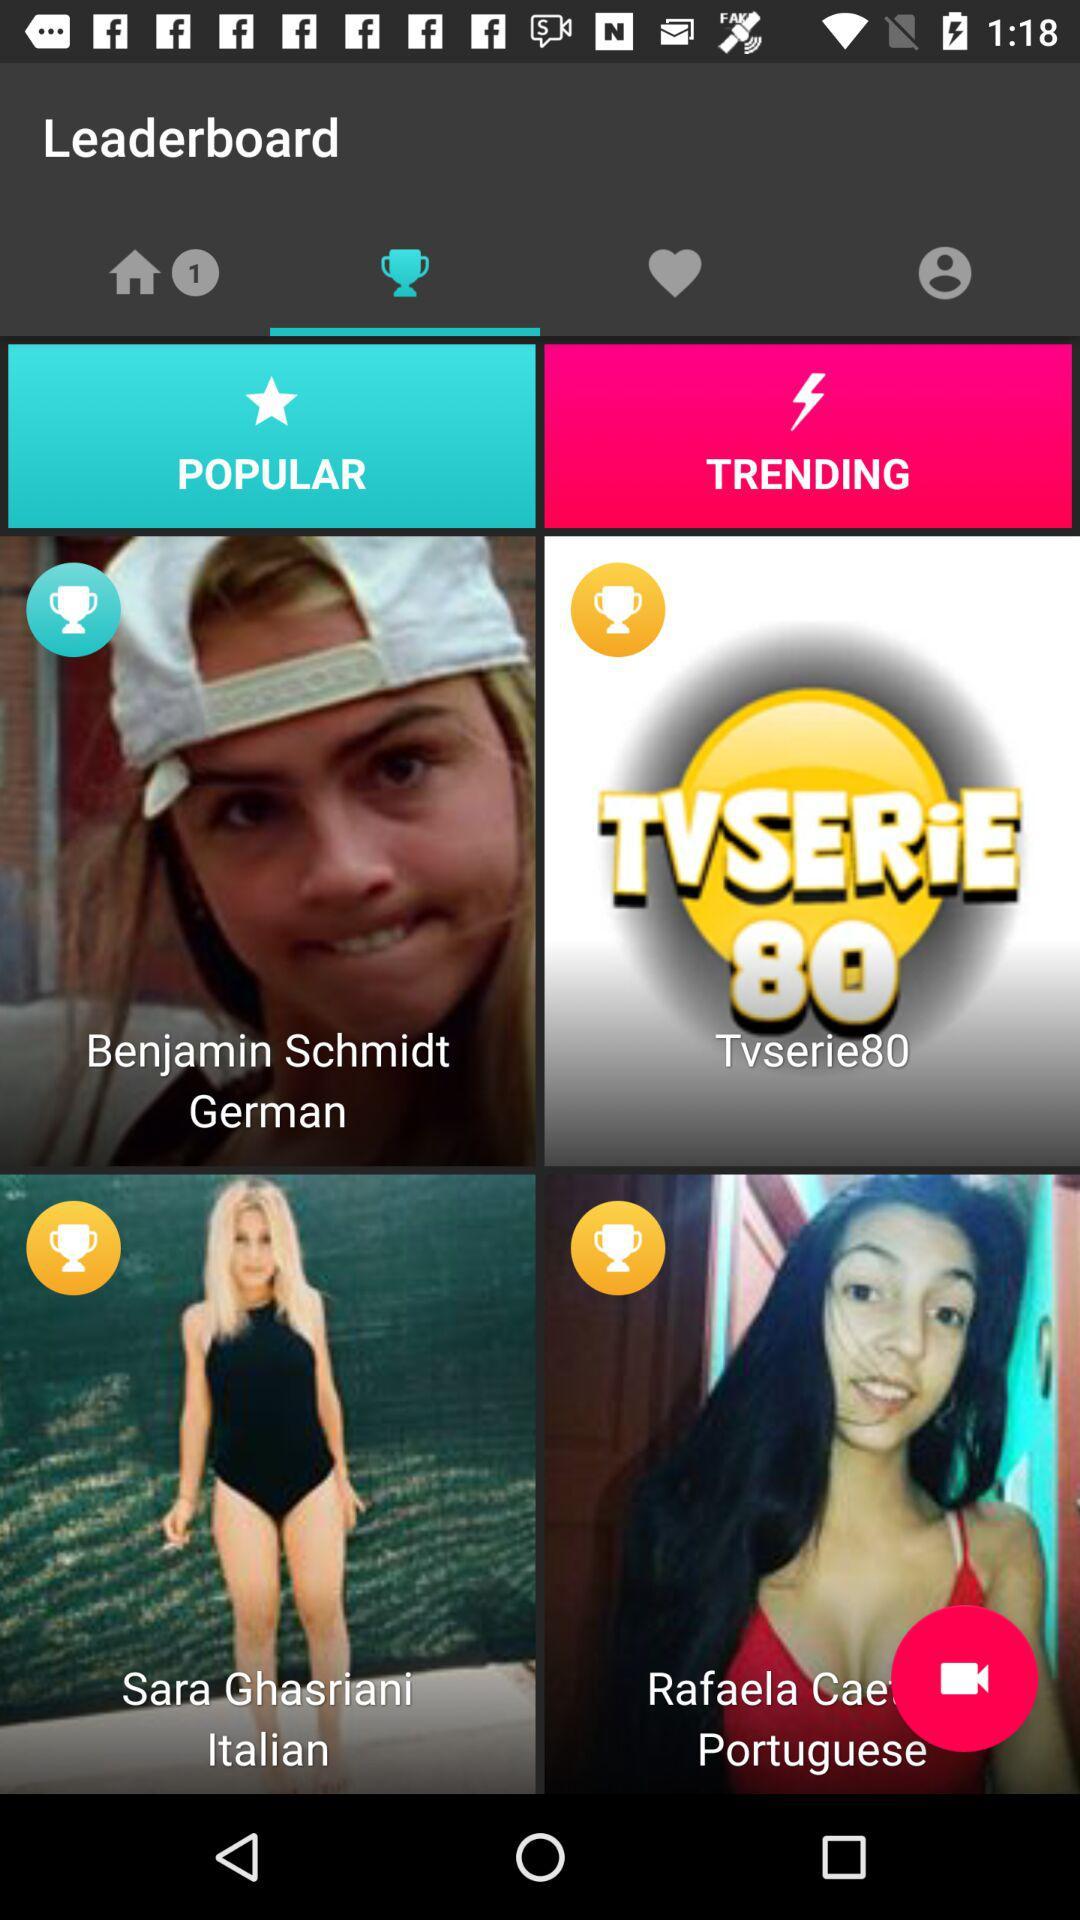  Describe the element at coordinates (963, 1678) in the screenshot. I see `camera` at that location.